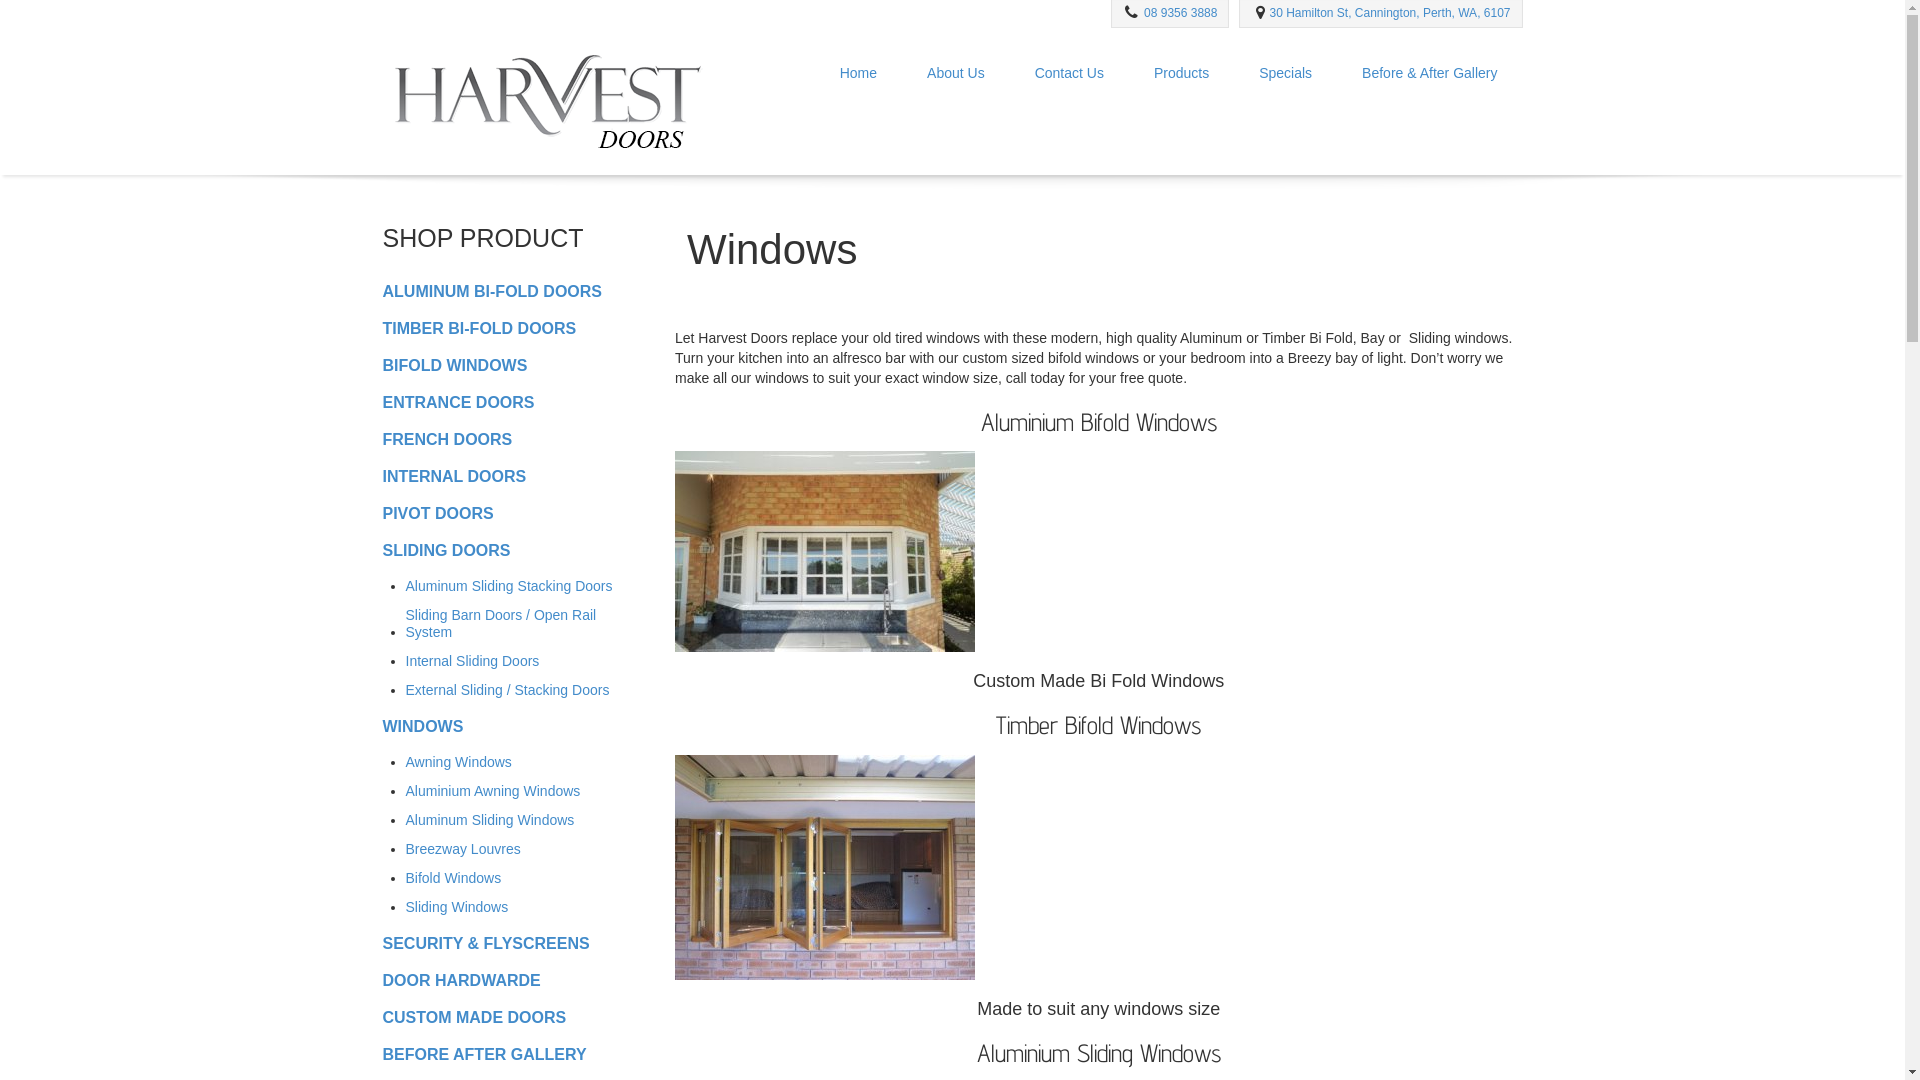 This screenshot has width=1920, height=1080. What do you see at coordinates (473, 1016) in the screenshot?
I see `'CUSTOM MADE DOORS'` at bounding box center [473, 1016].